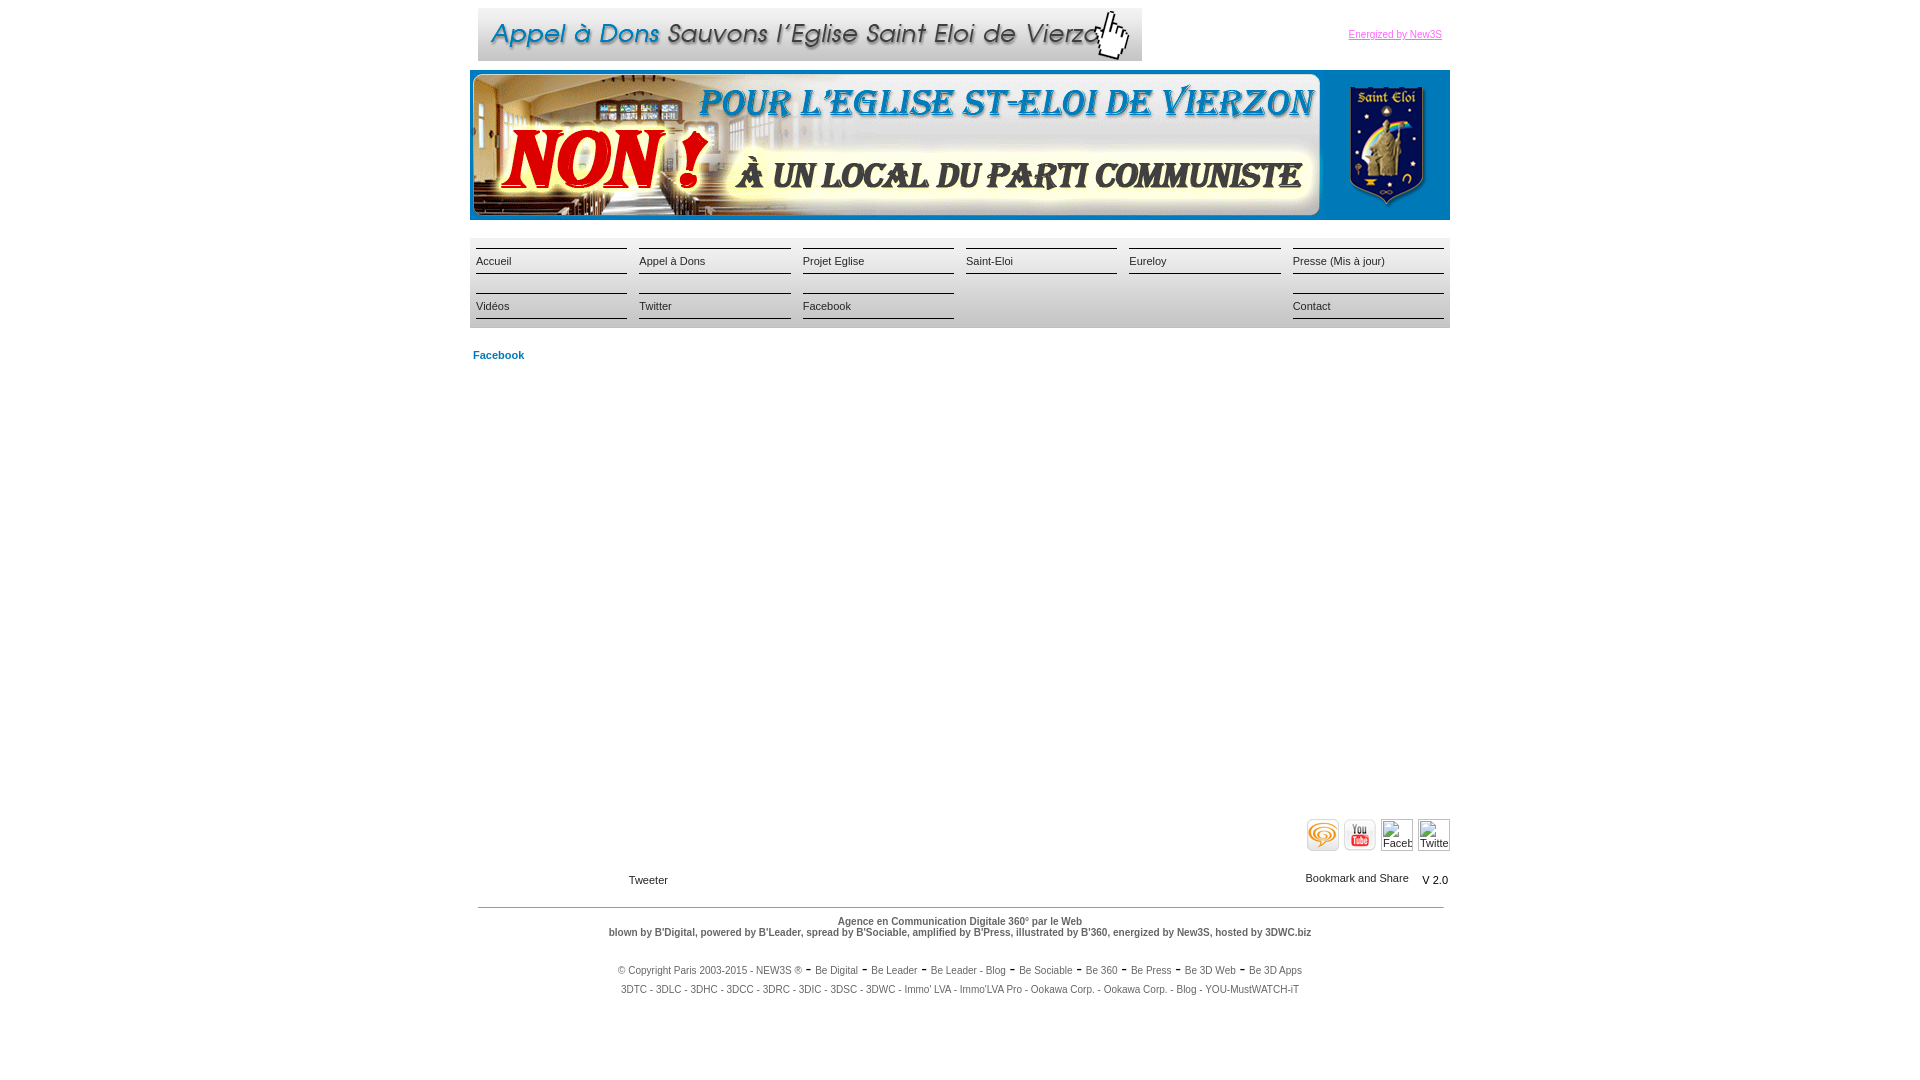  I want to click on 'Youtube', so click(1344, 834).